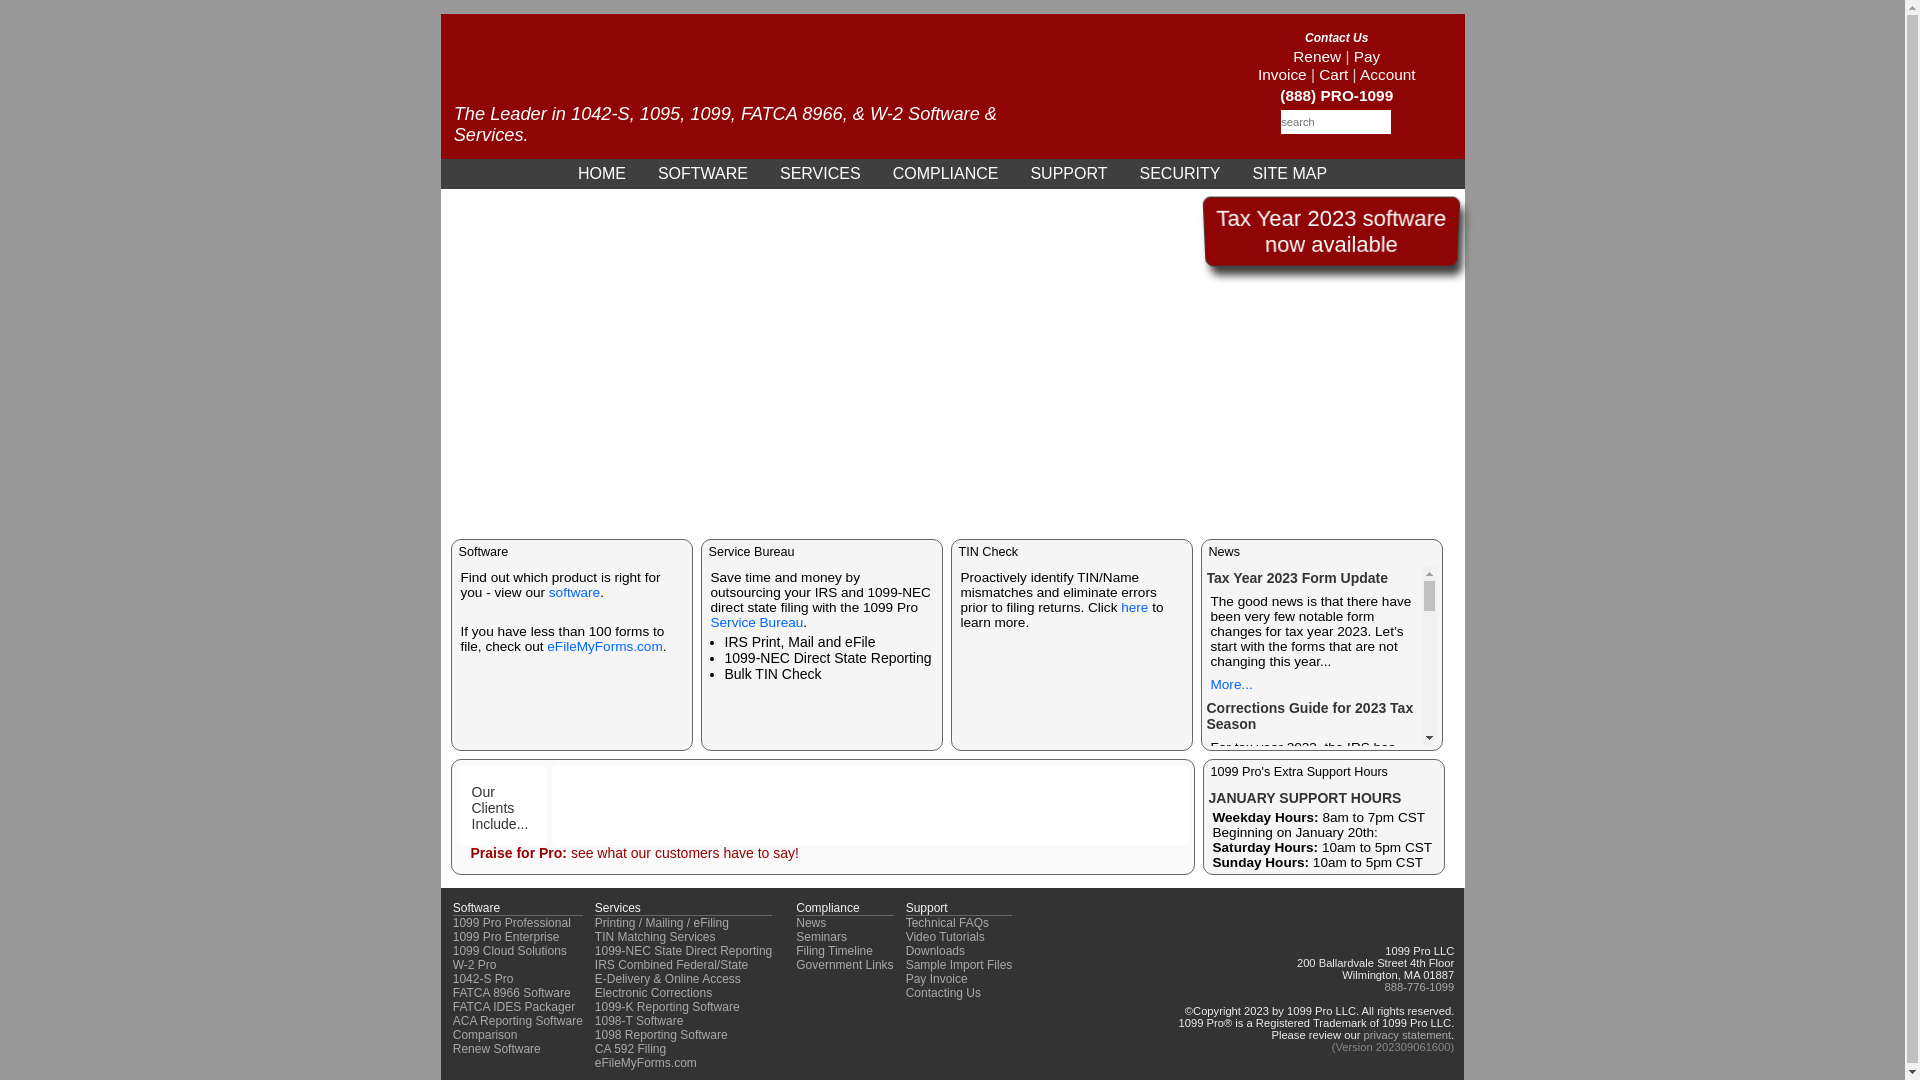 The height and width of the screenshot is (1080, 1920). I want to click on 'IRS Combined Federal/State', so click(594, 963).